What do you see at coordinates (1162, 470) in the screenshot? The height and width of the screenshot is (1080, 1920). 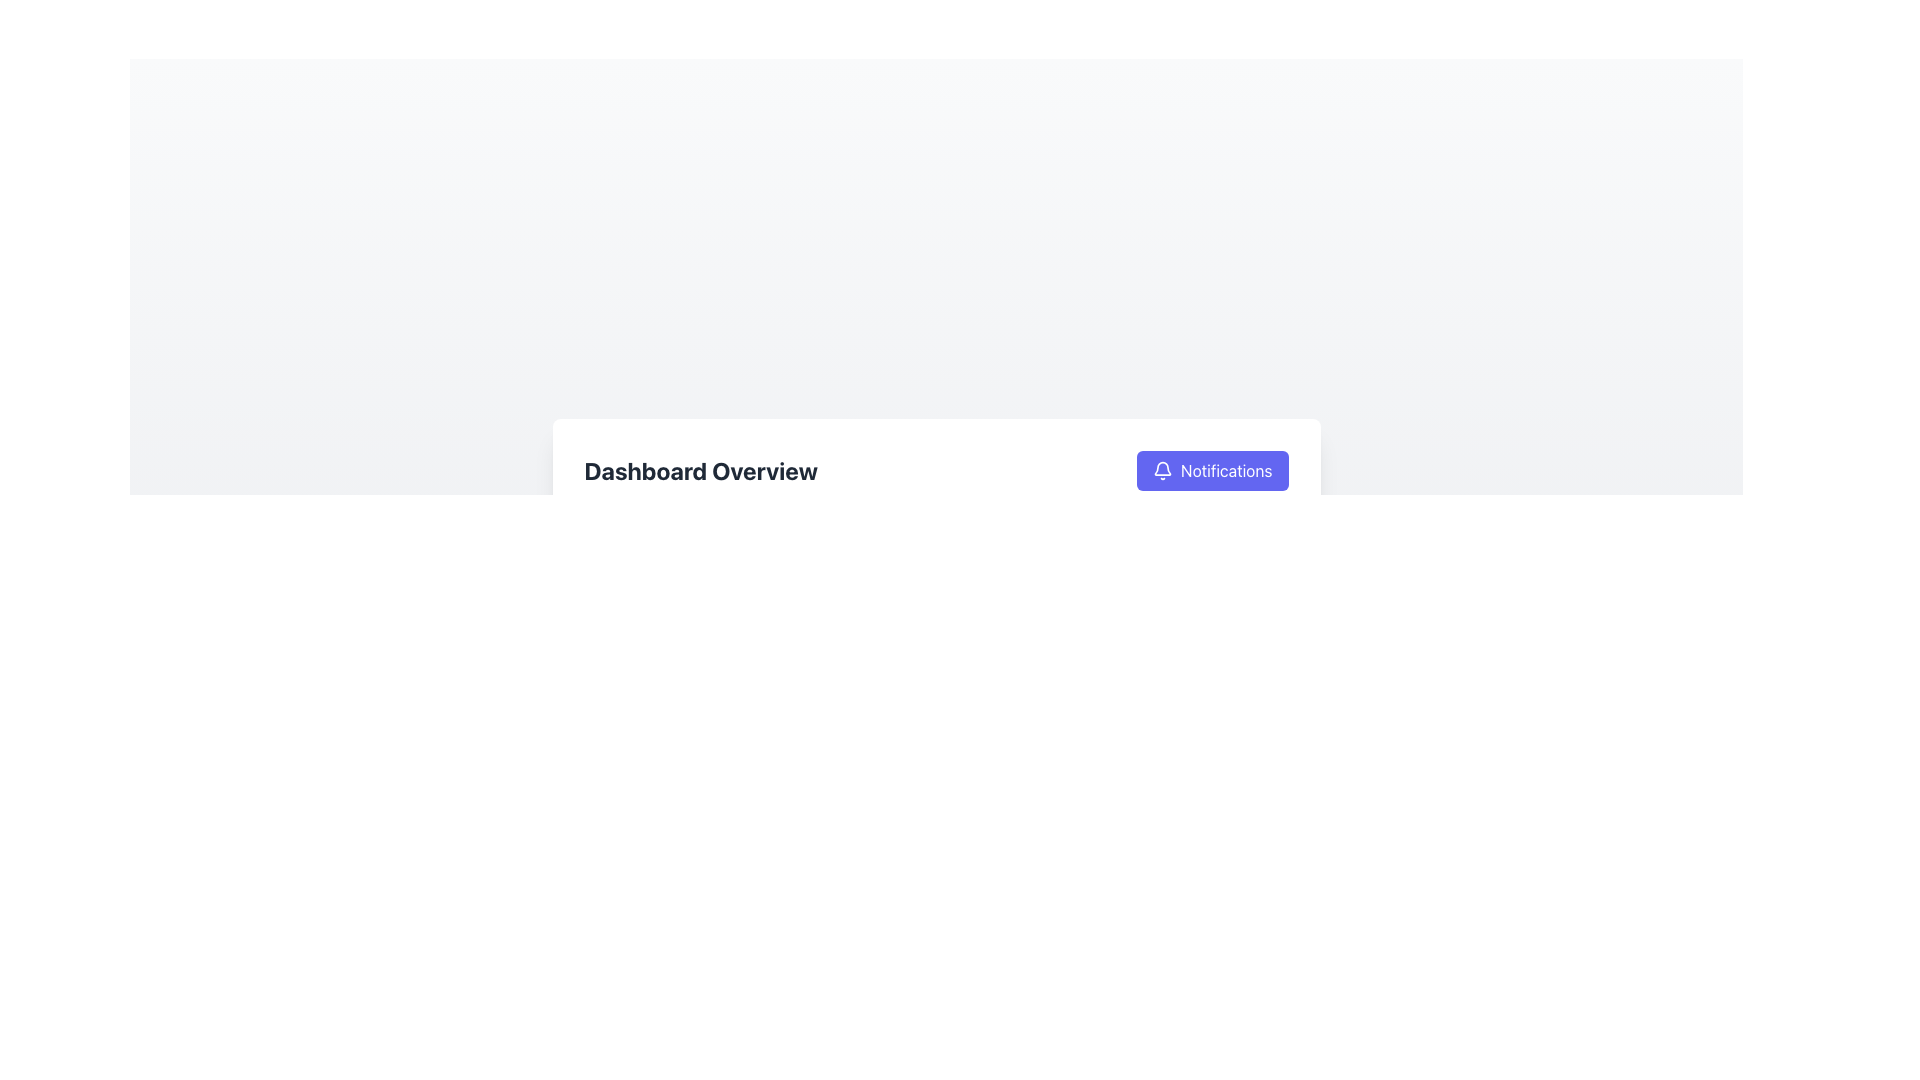 I see `the bell-shaped icon located to the left of the 'Notifications' label within the button styled with a purple background` at bounding box center [1162, 470].